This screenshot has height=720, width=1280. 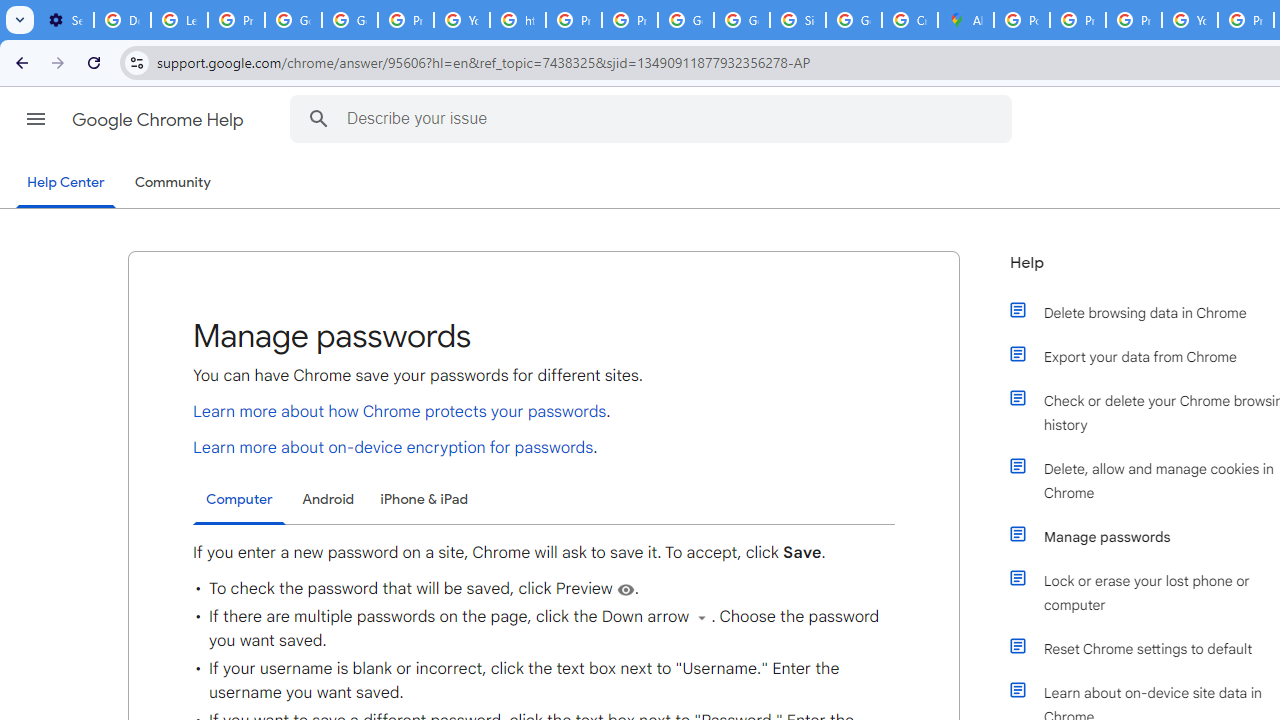 What do you see at coordinates (239, 499) in the screenshot?
I see `'Computer'` at bounding box center [239, 499].